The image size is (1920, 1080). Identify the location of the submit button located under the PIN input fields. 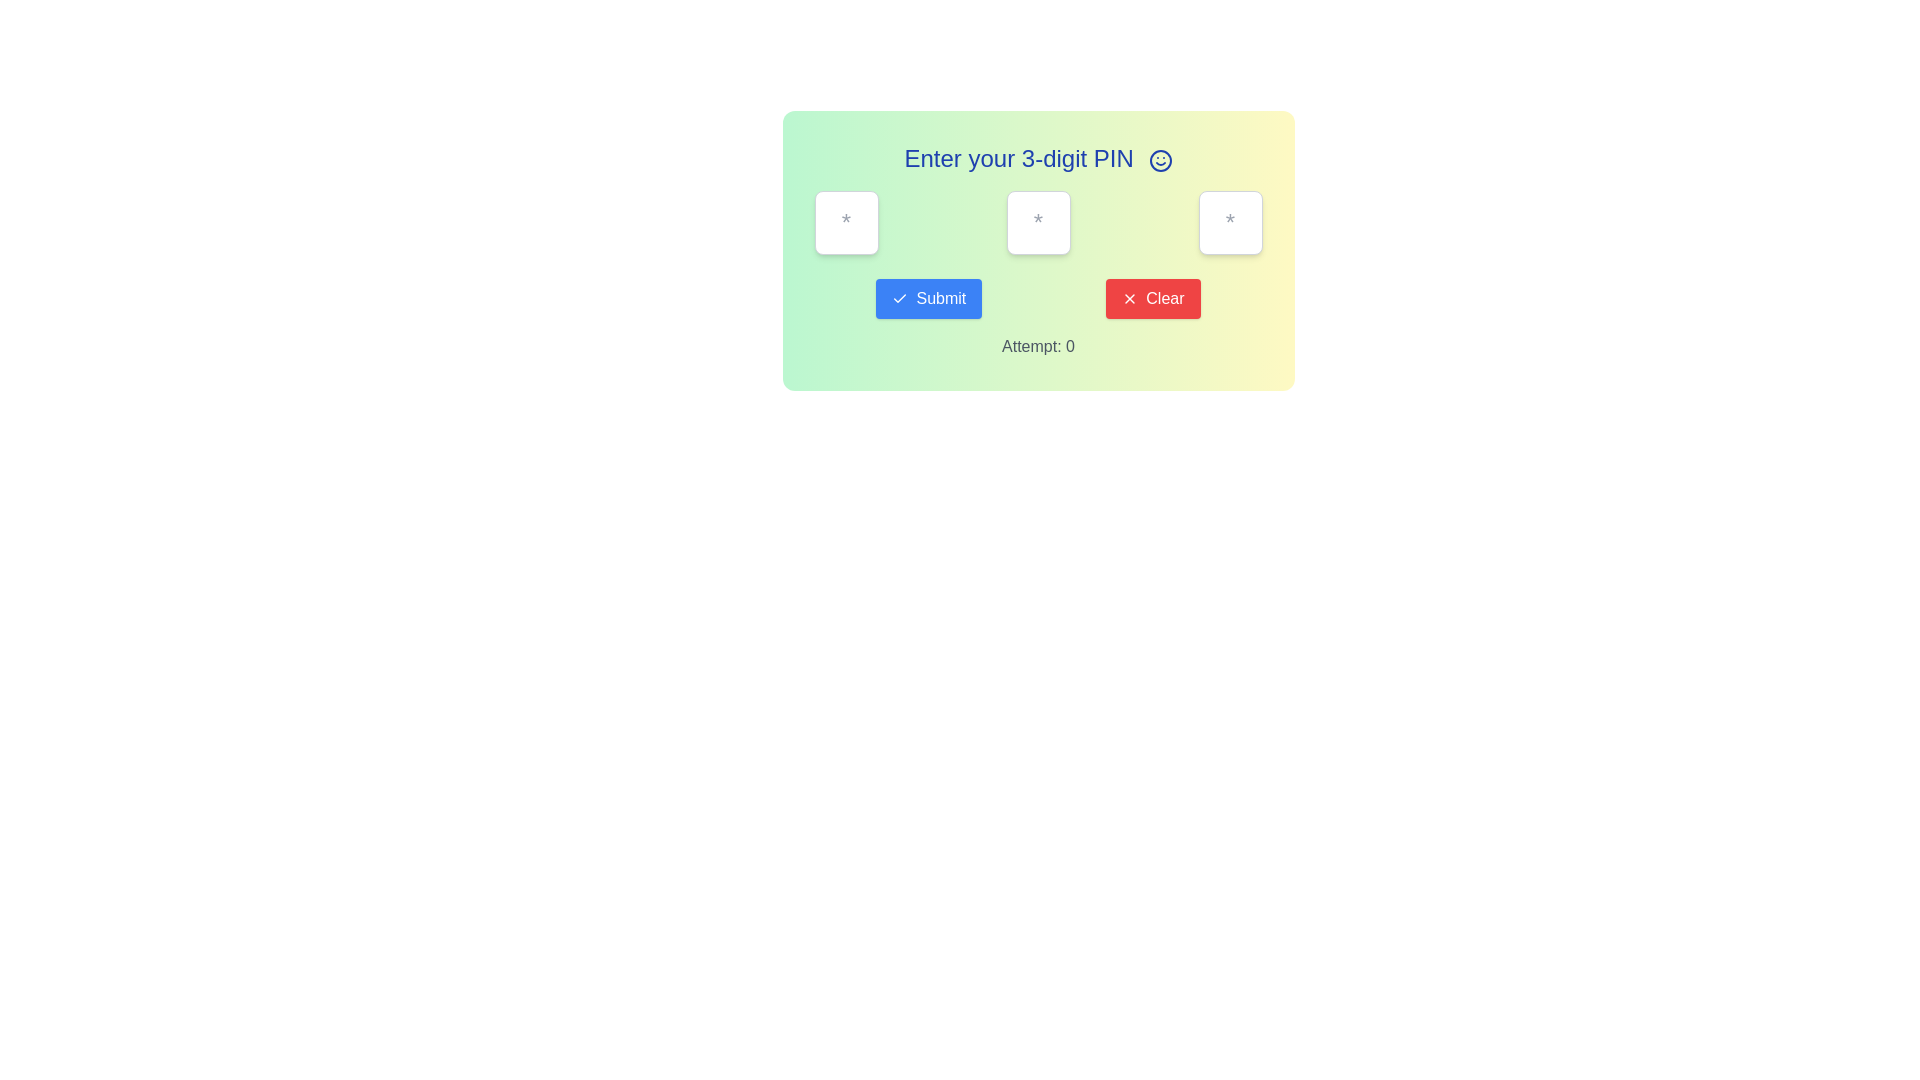
(928, 299).